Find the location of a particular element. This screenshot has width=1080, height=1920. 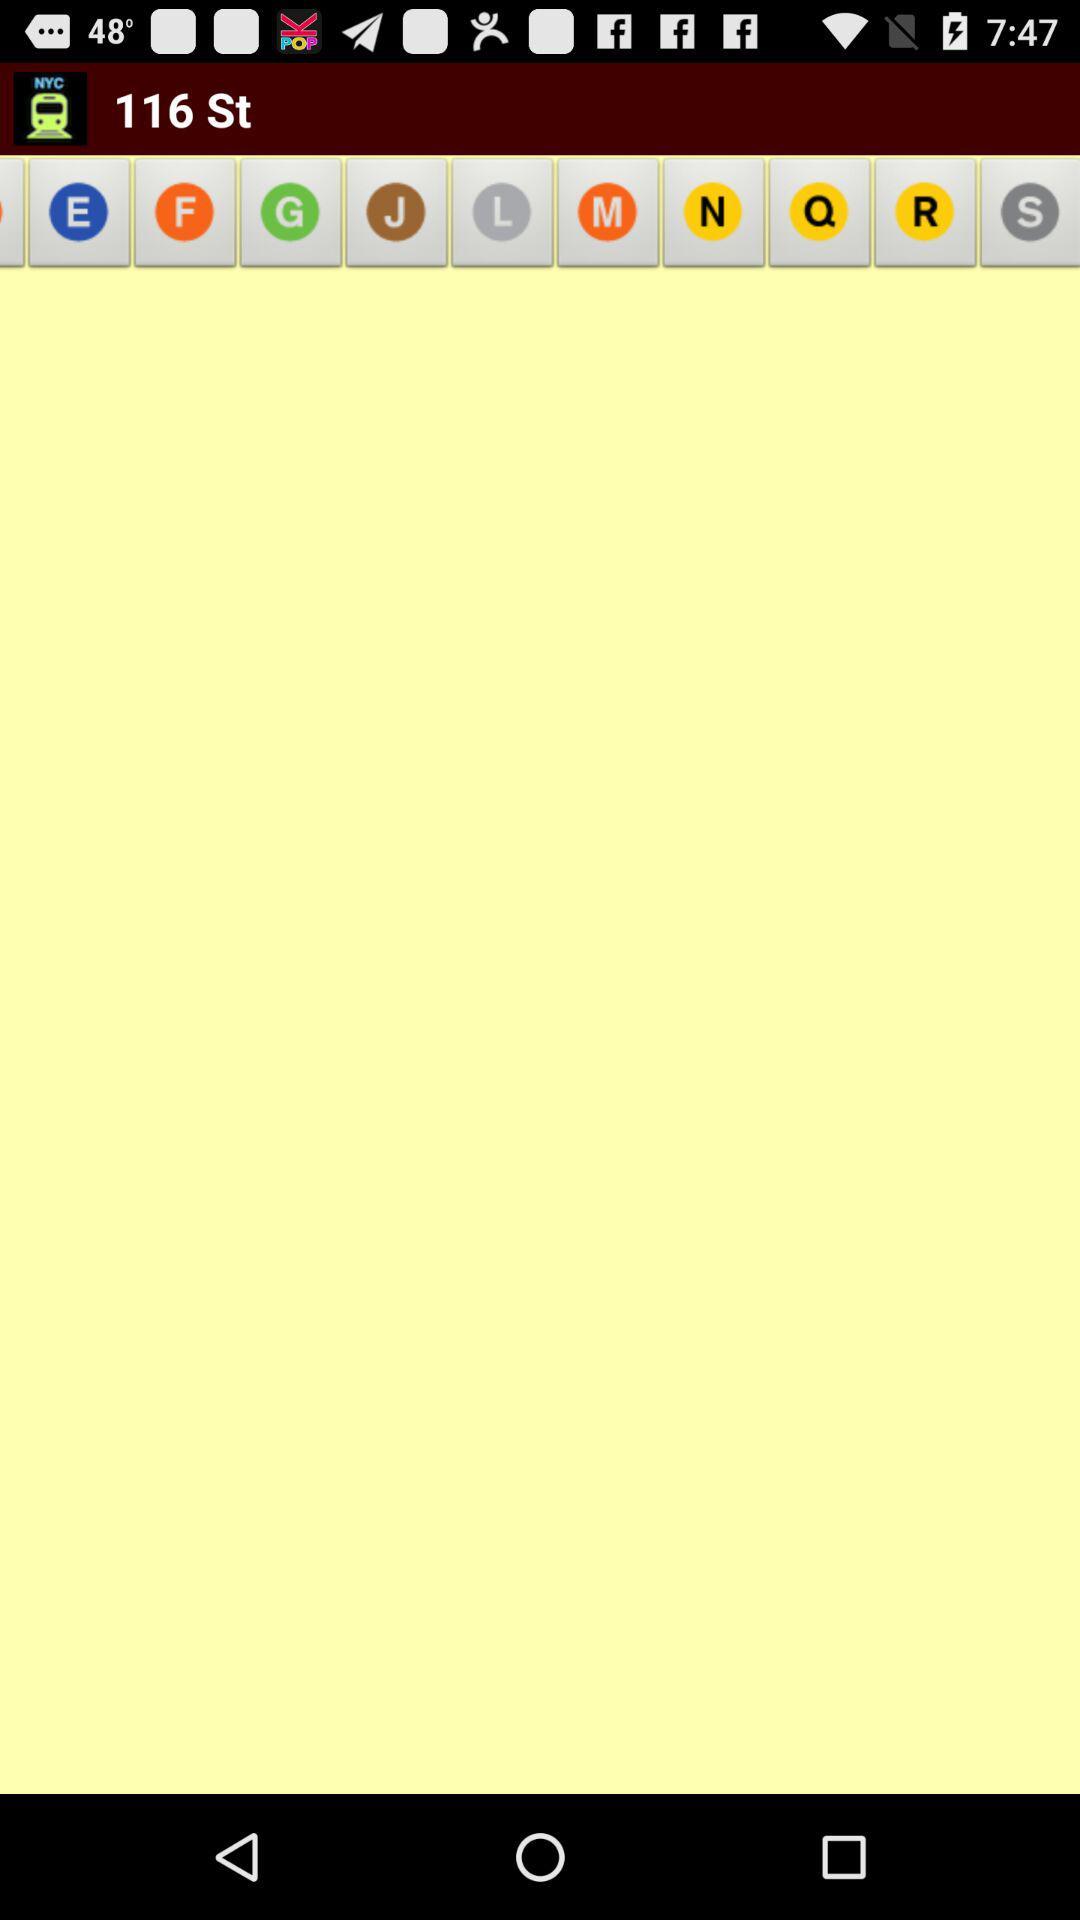

the facebook icon is located at coordinates (185, 233).